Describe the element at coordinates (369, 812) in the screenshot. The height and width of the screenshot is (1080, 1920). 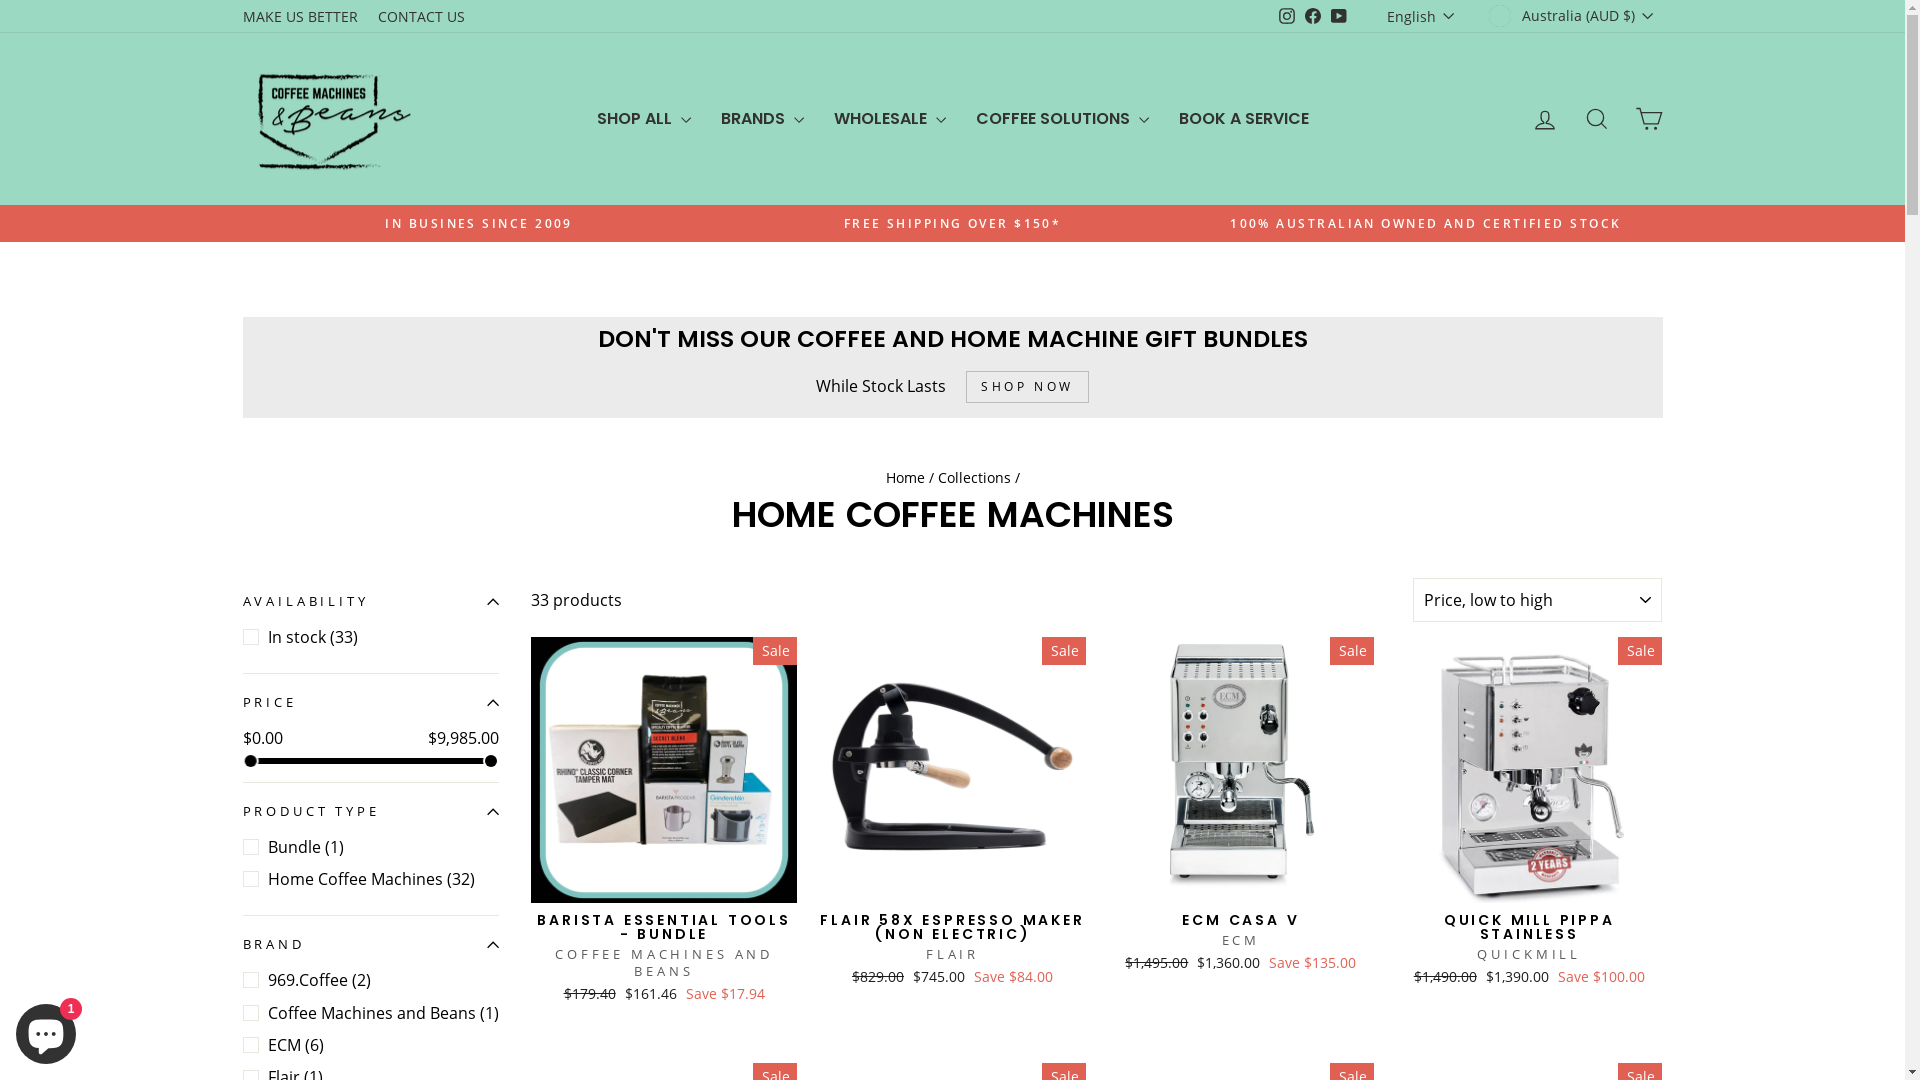
I see `'PRODUCT TYPE'` at that location.